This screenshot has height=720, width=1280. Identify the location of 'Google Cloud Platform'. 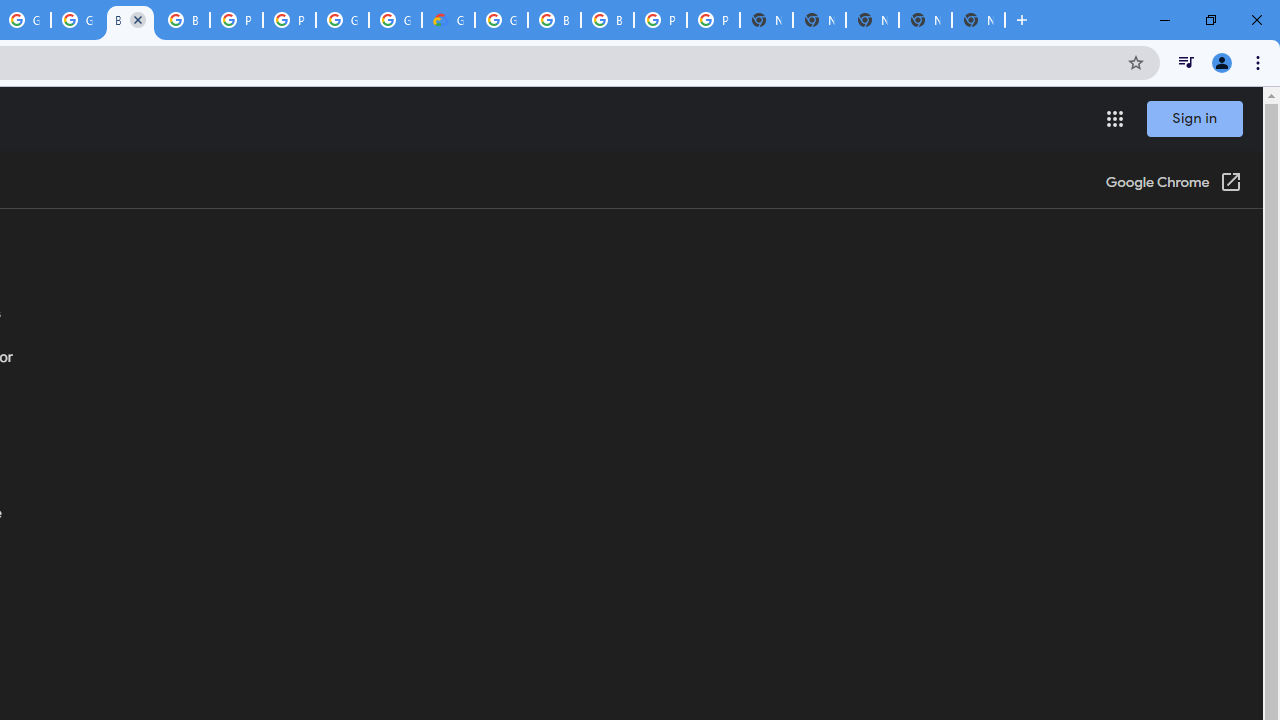
(342, 20).